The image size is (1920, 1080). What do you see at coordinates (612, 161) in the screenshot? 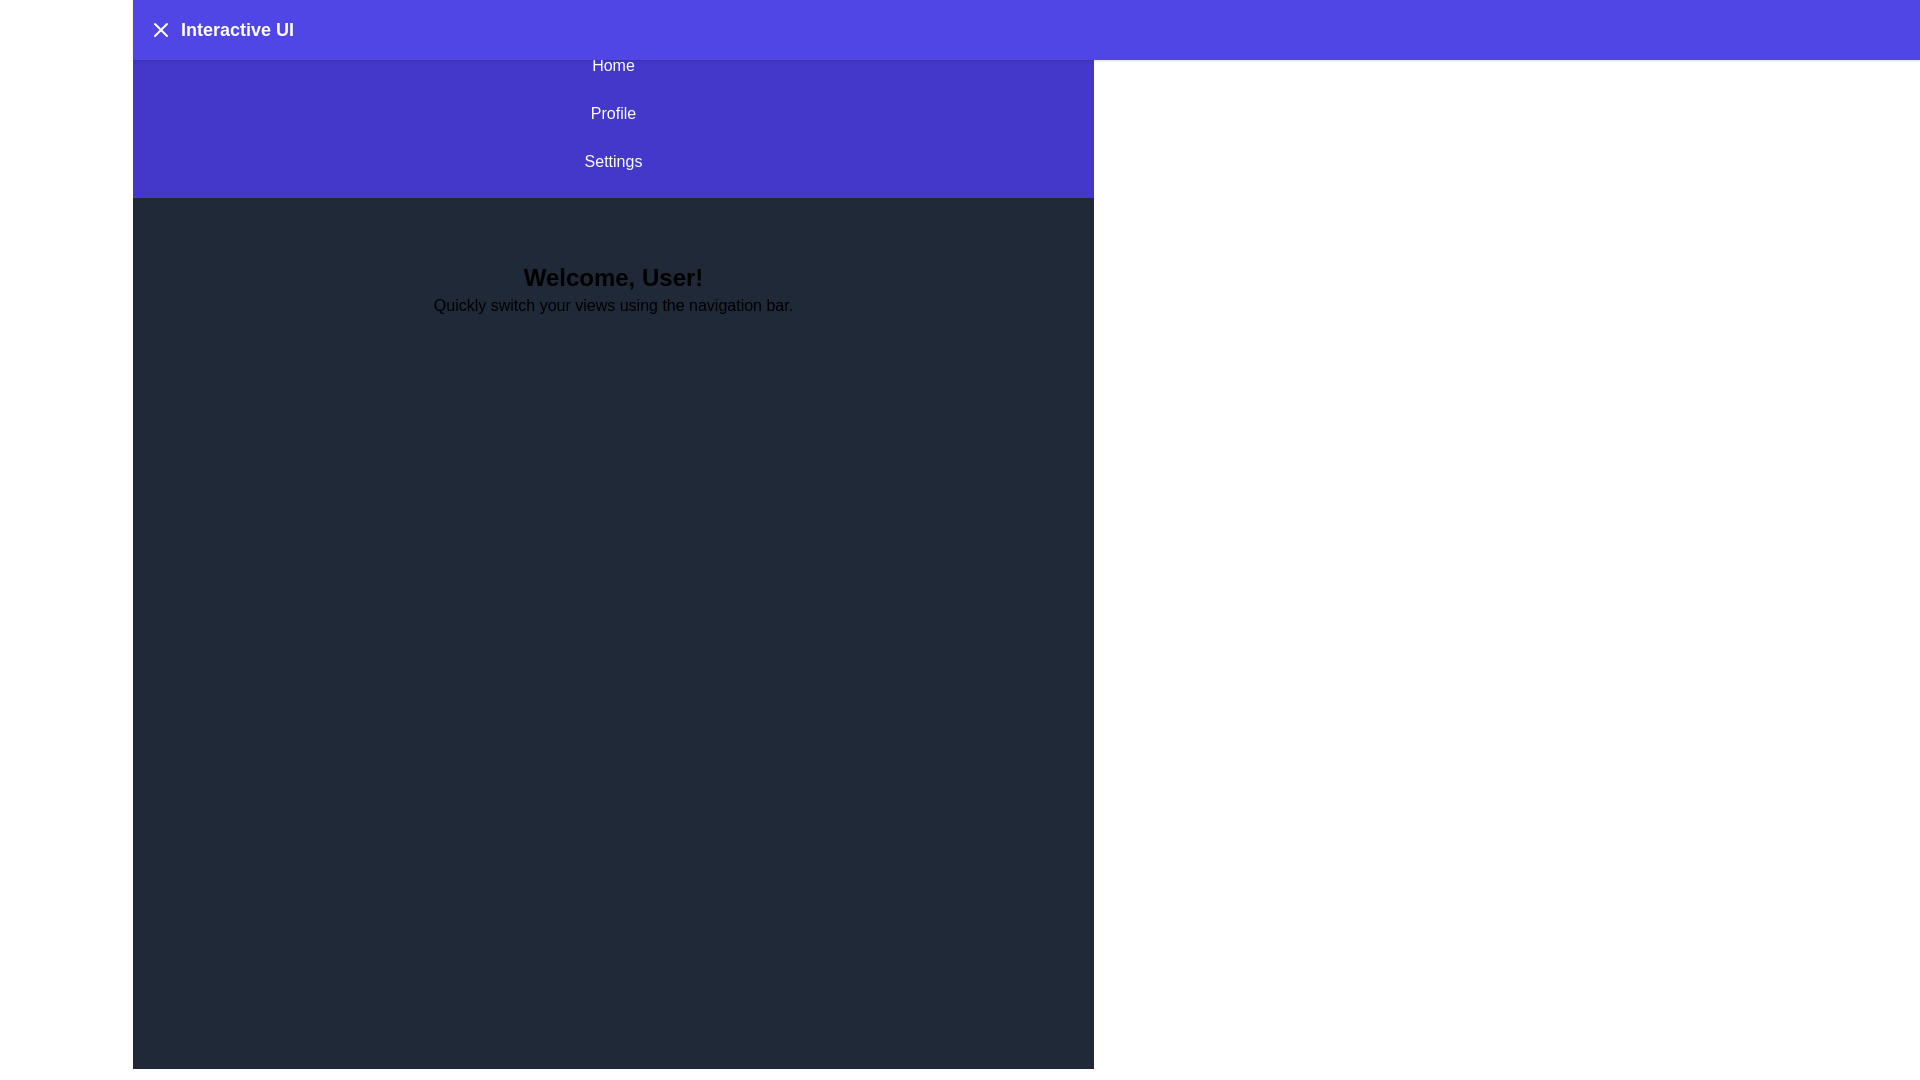
I see `the navigation menu item Settings` at bounding box center [612, 161].